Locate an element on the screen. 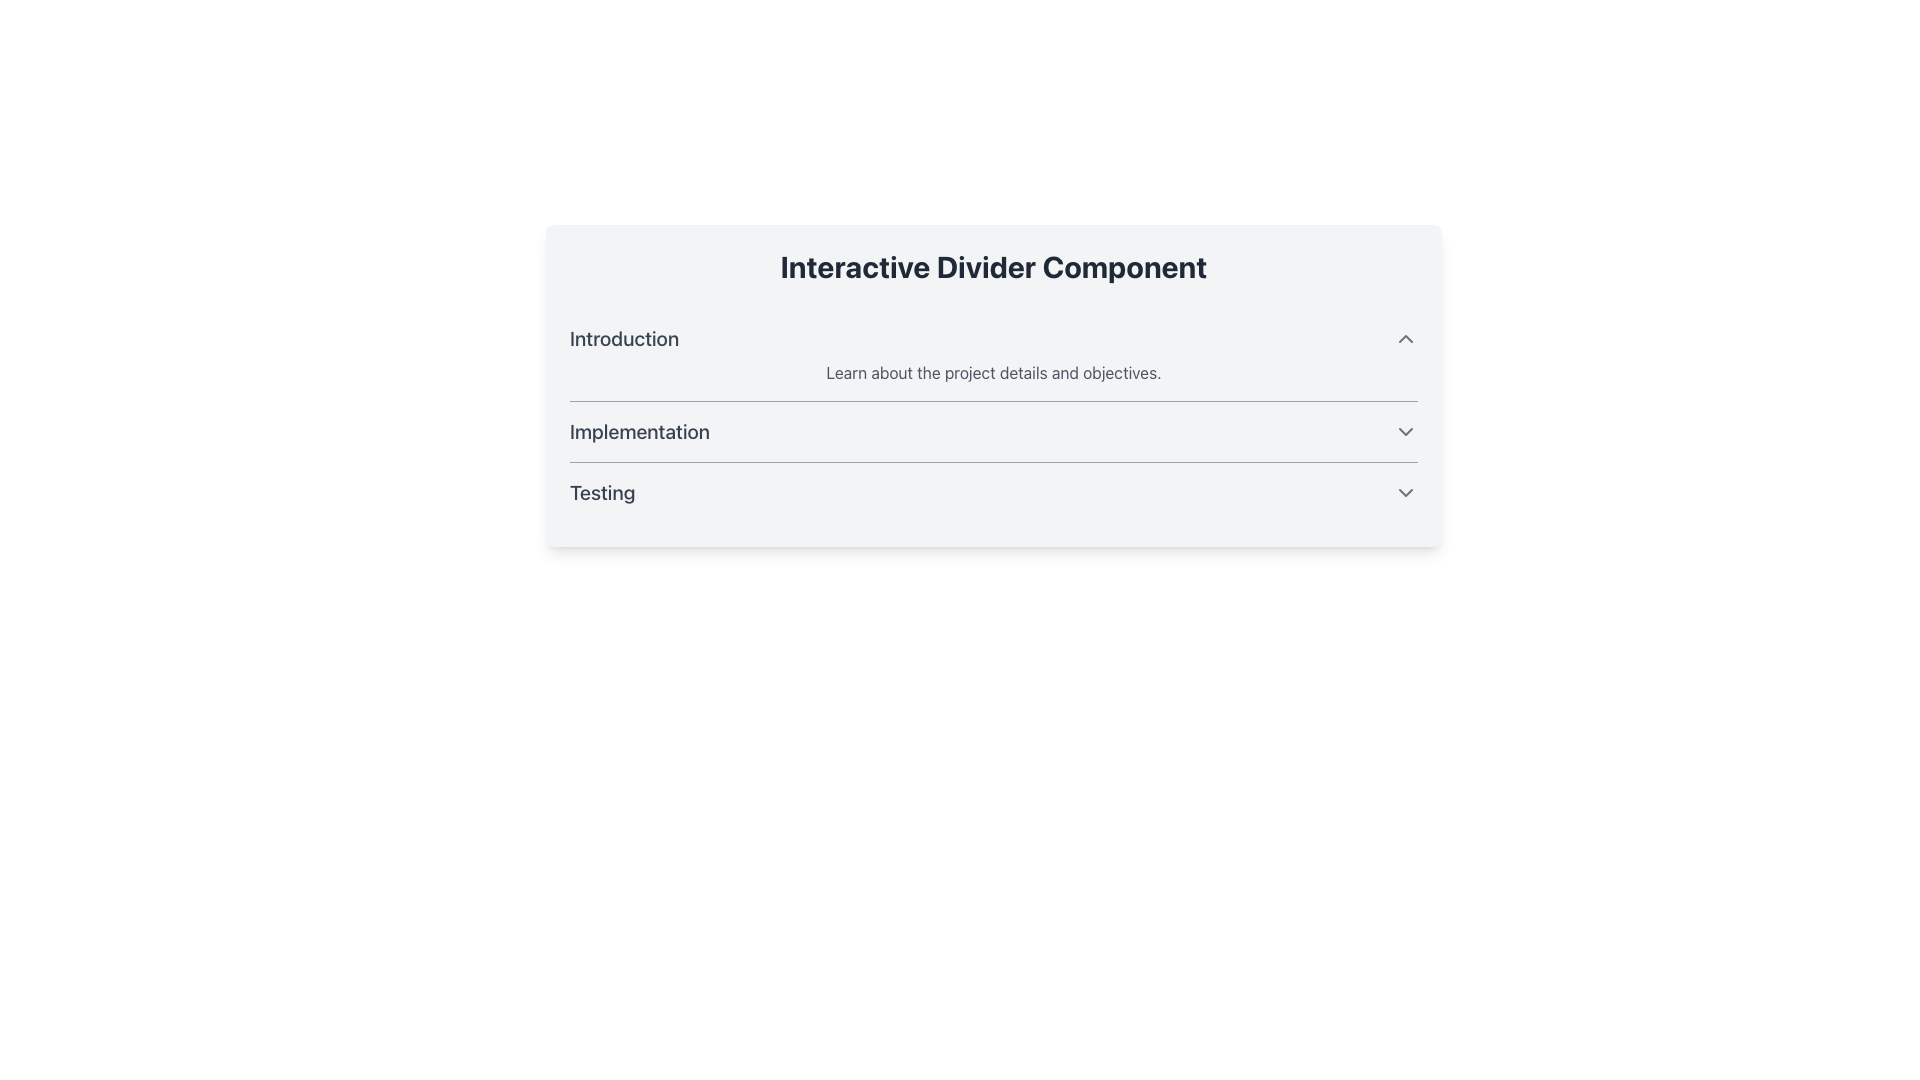  the Text Label displaying the word 'Introduction' in large, bold, dark-gray font located at the upper-left area of a section header is located at coordinates (623, 338).